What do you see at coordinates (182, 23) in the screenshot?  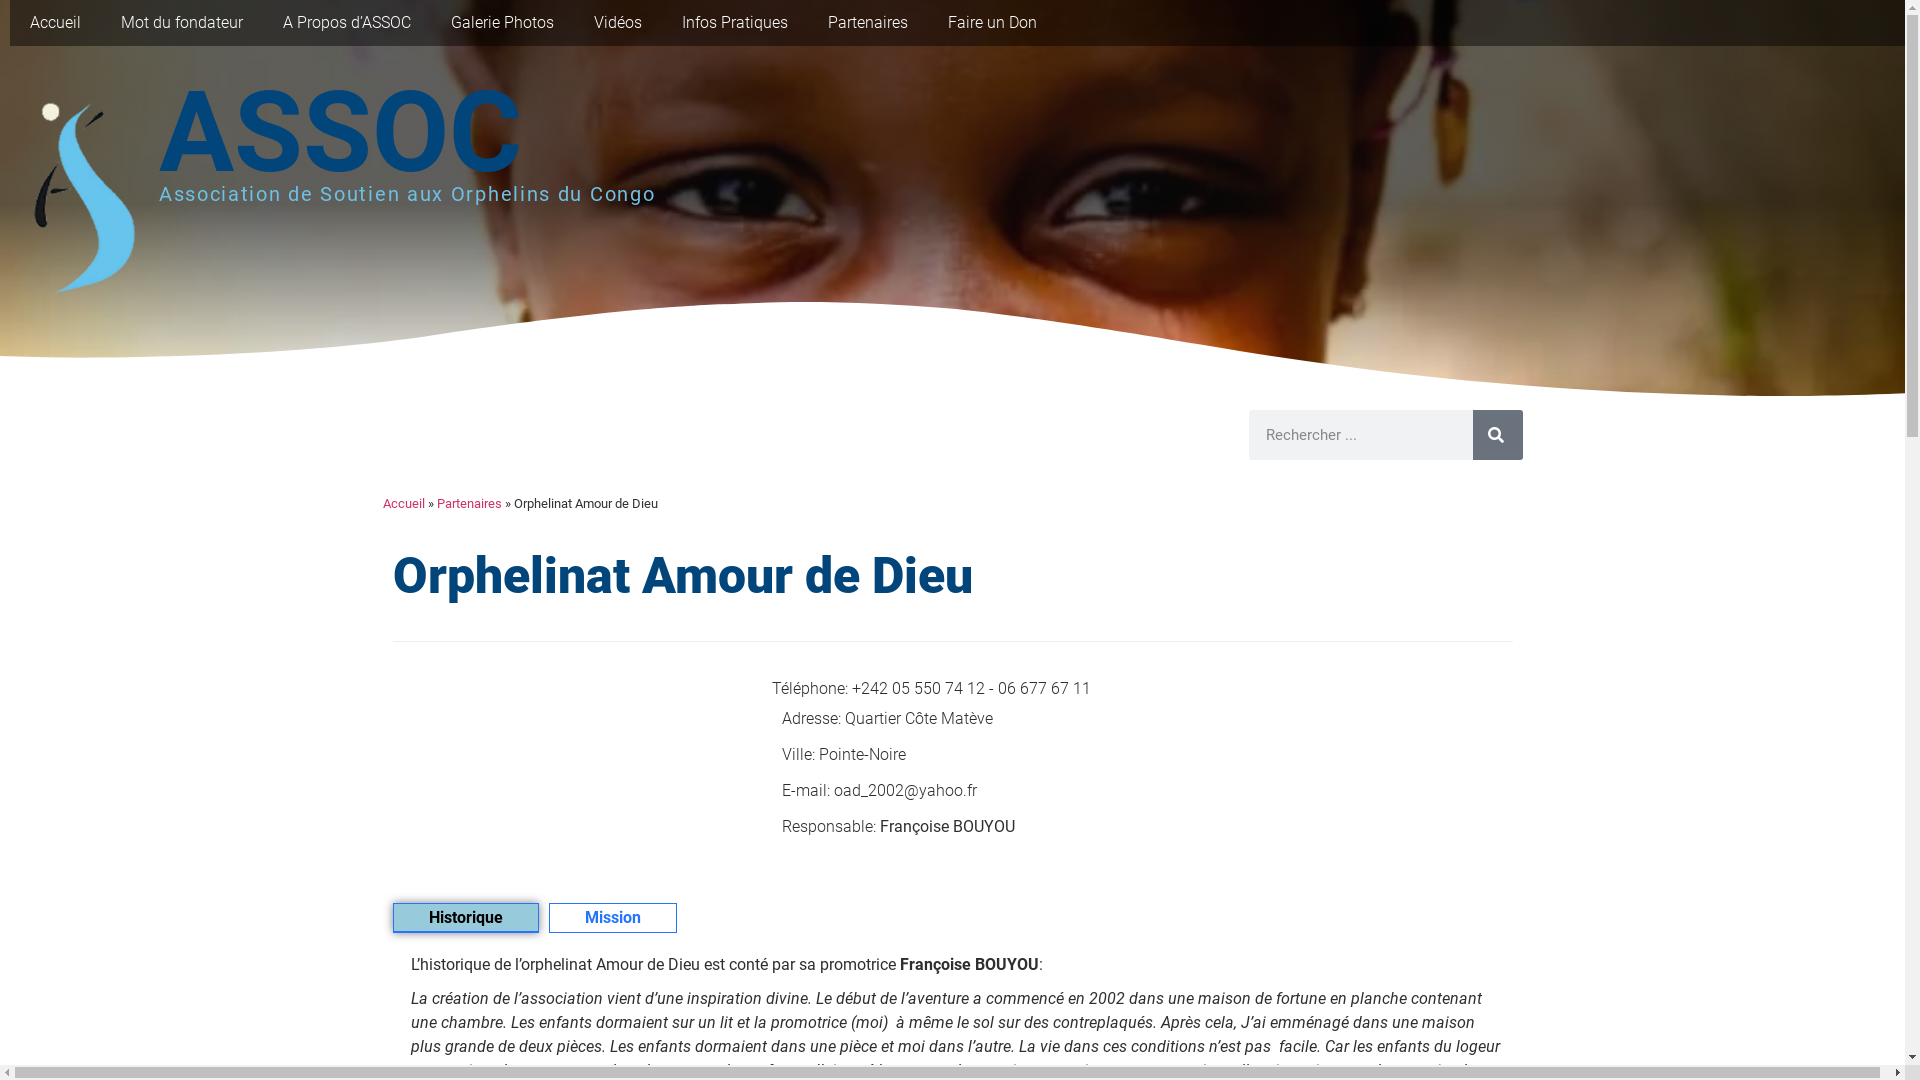 I see `'Mot du fondateur'` at bounding box center [182, 23].